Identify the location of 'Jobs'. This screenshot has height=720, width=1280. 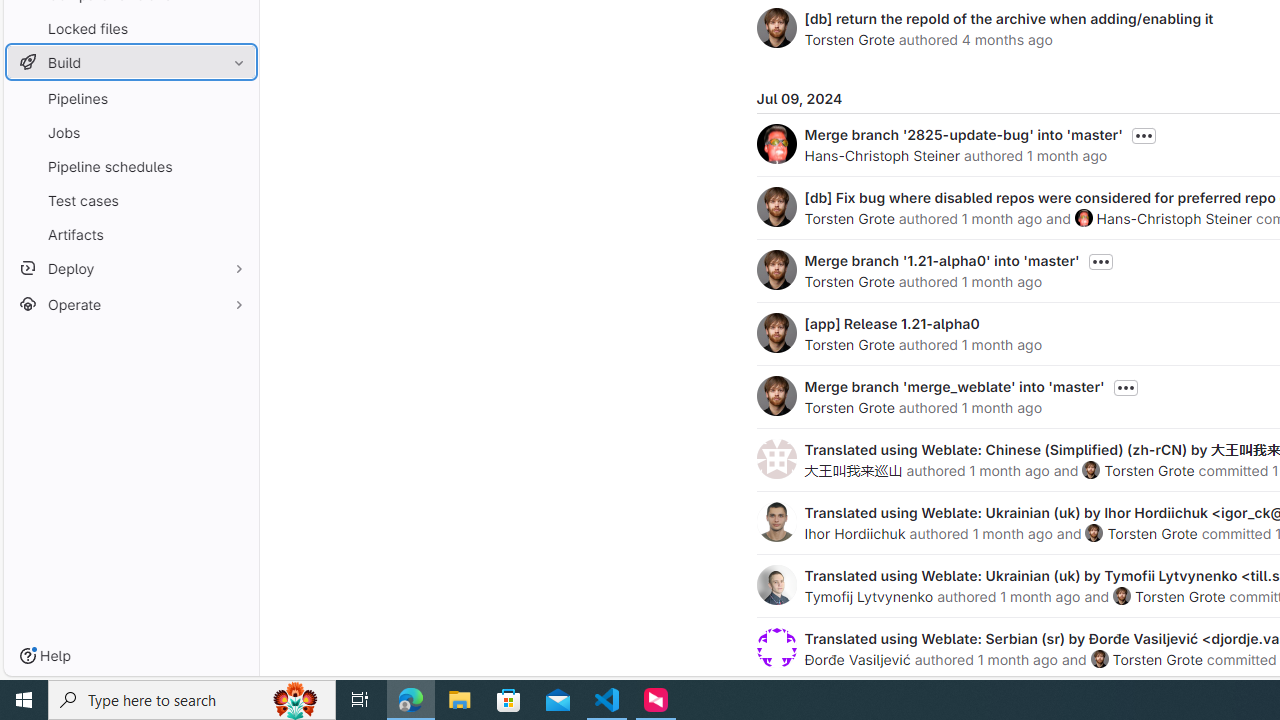
(130, 132).